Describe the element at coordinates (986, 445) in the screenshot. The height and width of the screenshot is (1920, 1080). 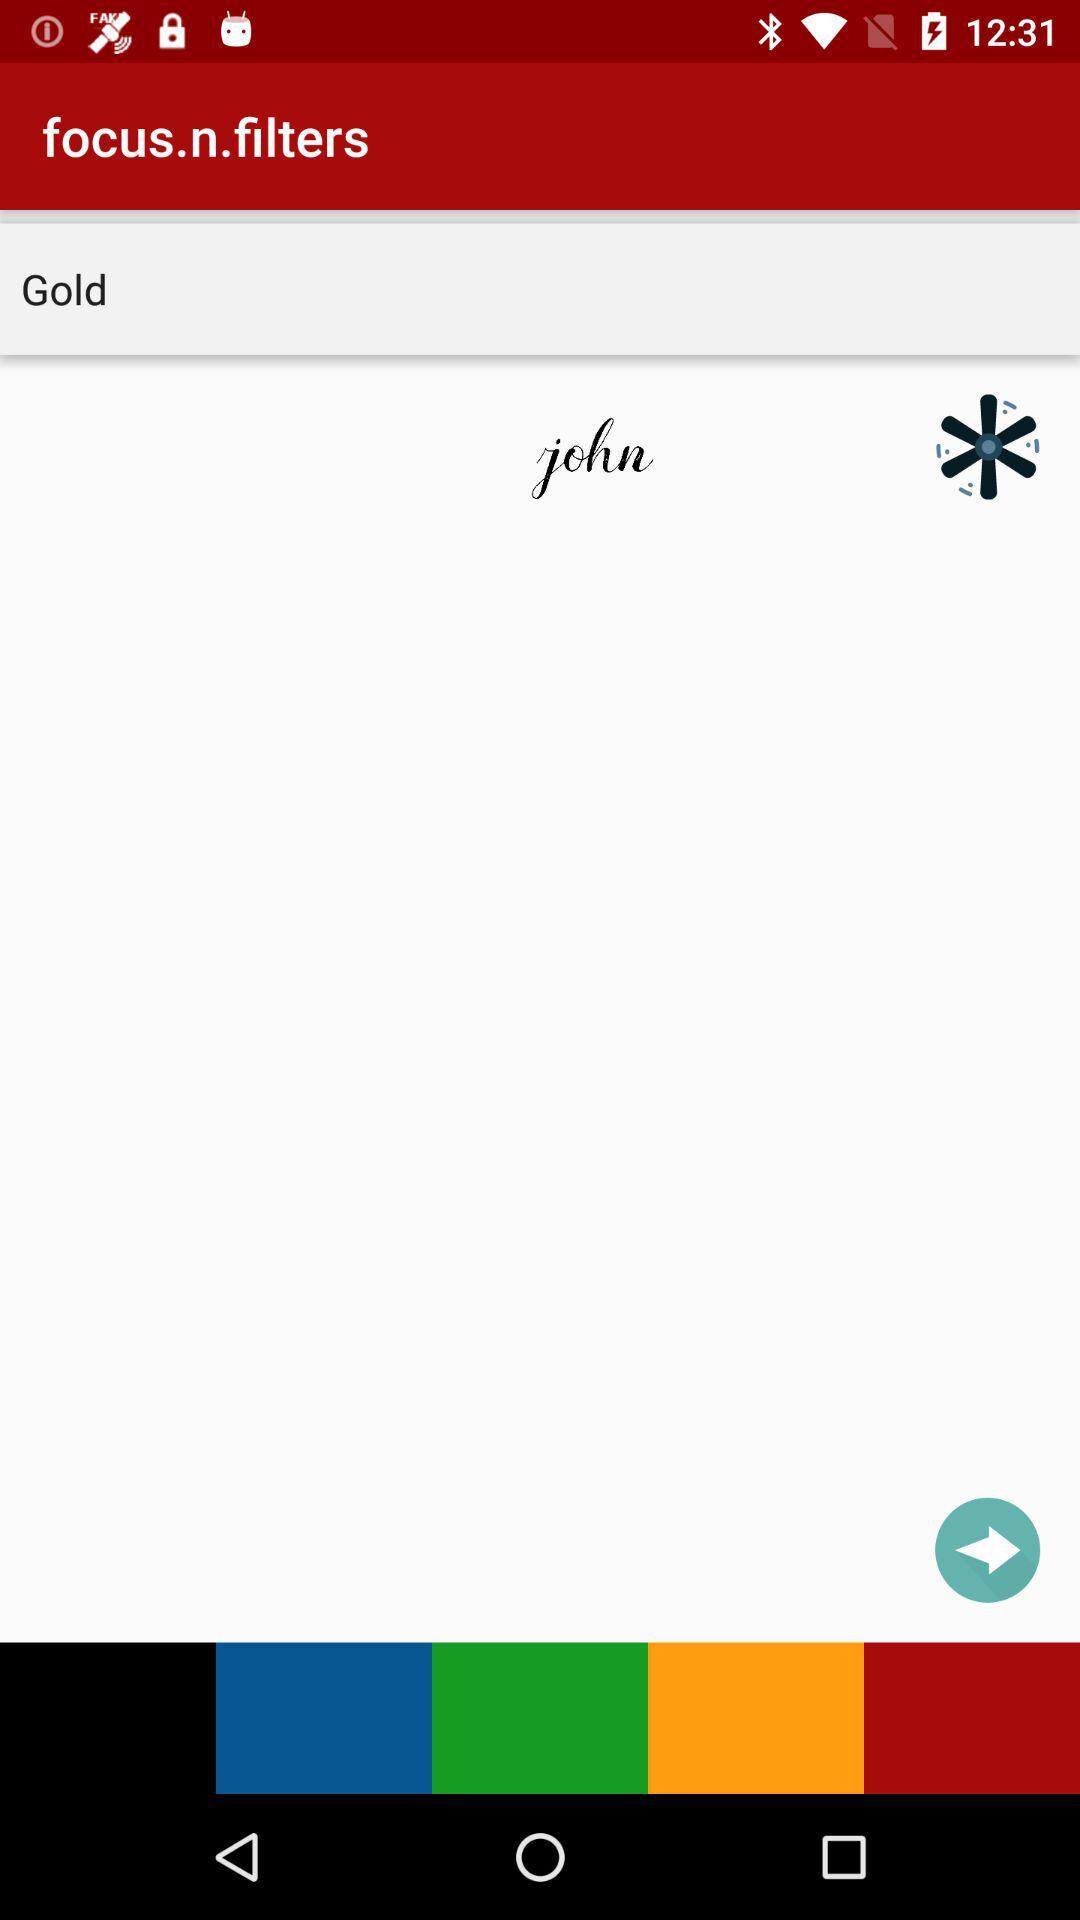
I see `the icon below gold item` at that location.